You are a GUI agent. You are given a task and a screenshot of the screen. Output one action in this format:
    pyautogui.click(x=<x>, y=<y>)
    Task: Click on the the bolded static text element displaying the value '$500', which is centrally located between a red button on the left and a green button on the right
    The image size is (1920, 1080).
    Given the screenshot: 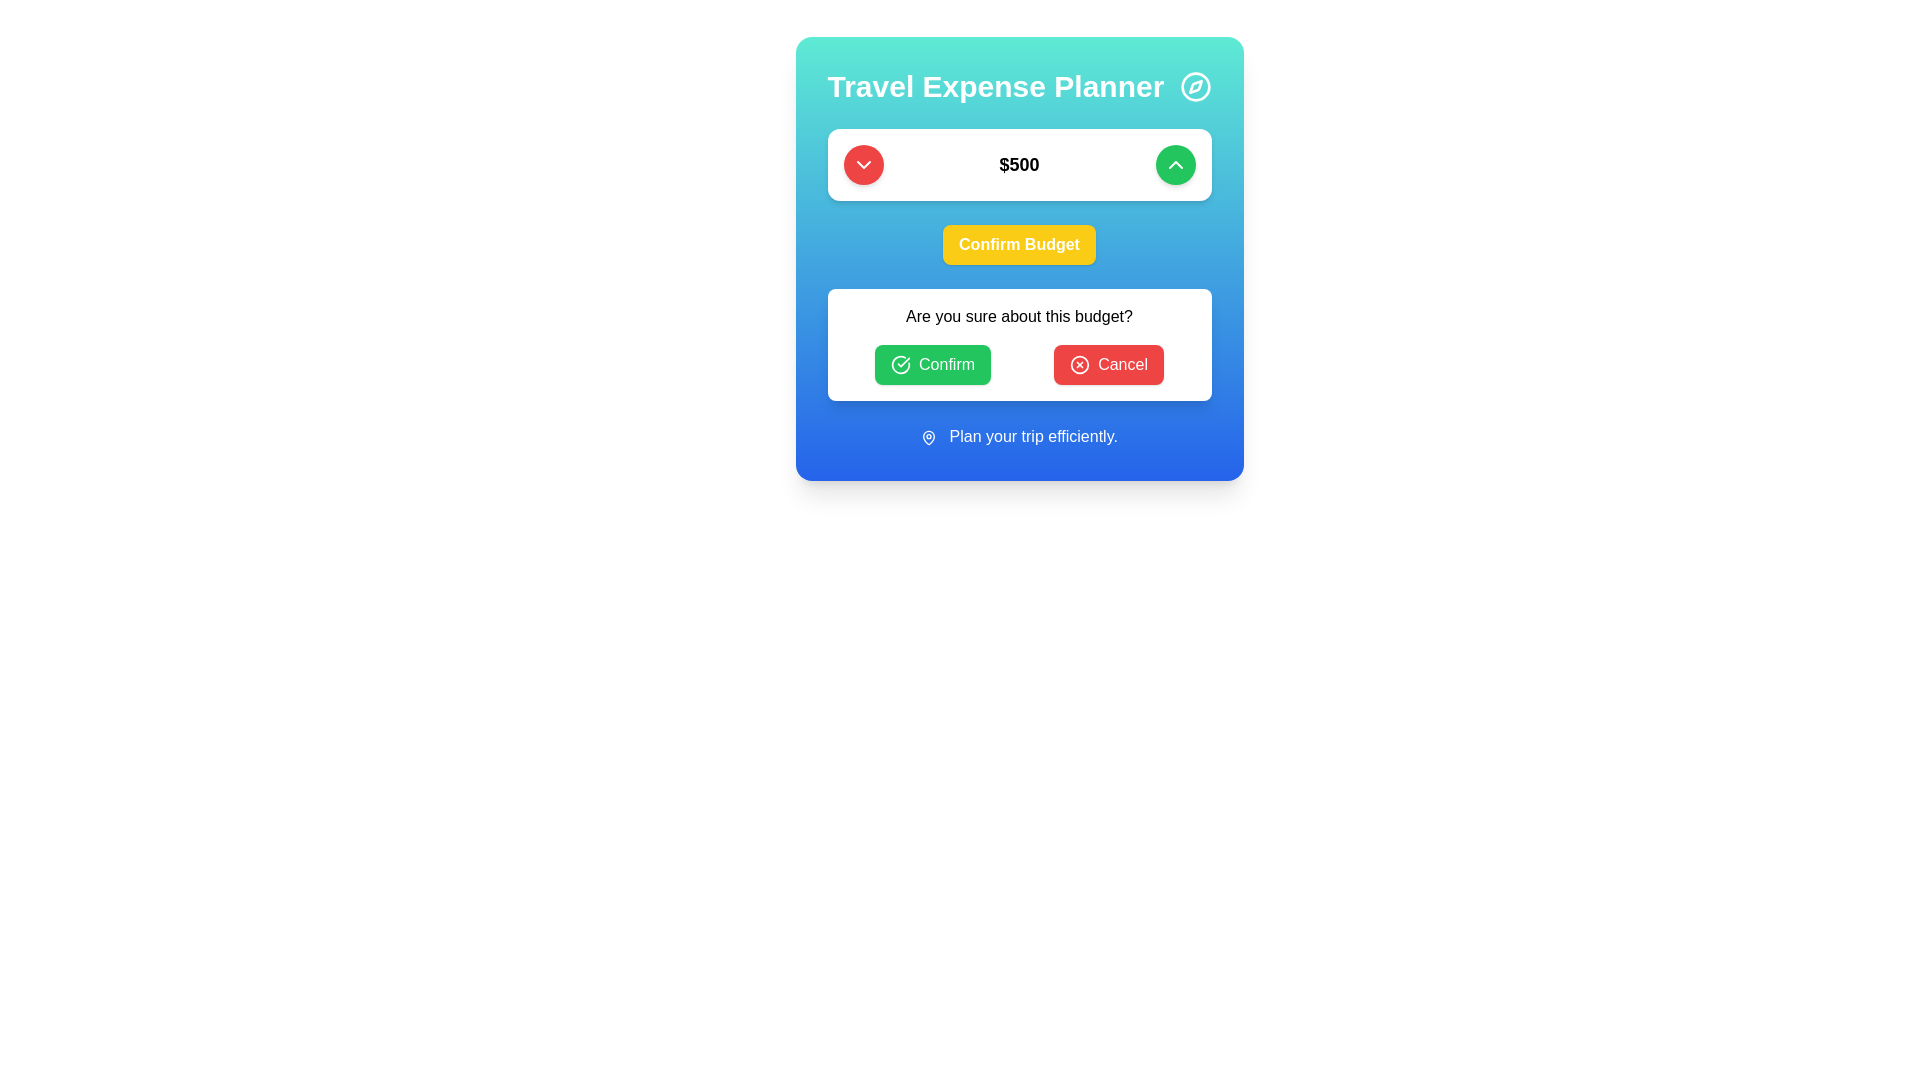 What is the action you would take?
    pyautogui.click(x=1019, y=164)
    